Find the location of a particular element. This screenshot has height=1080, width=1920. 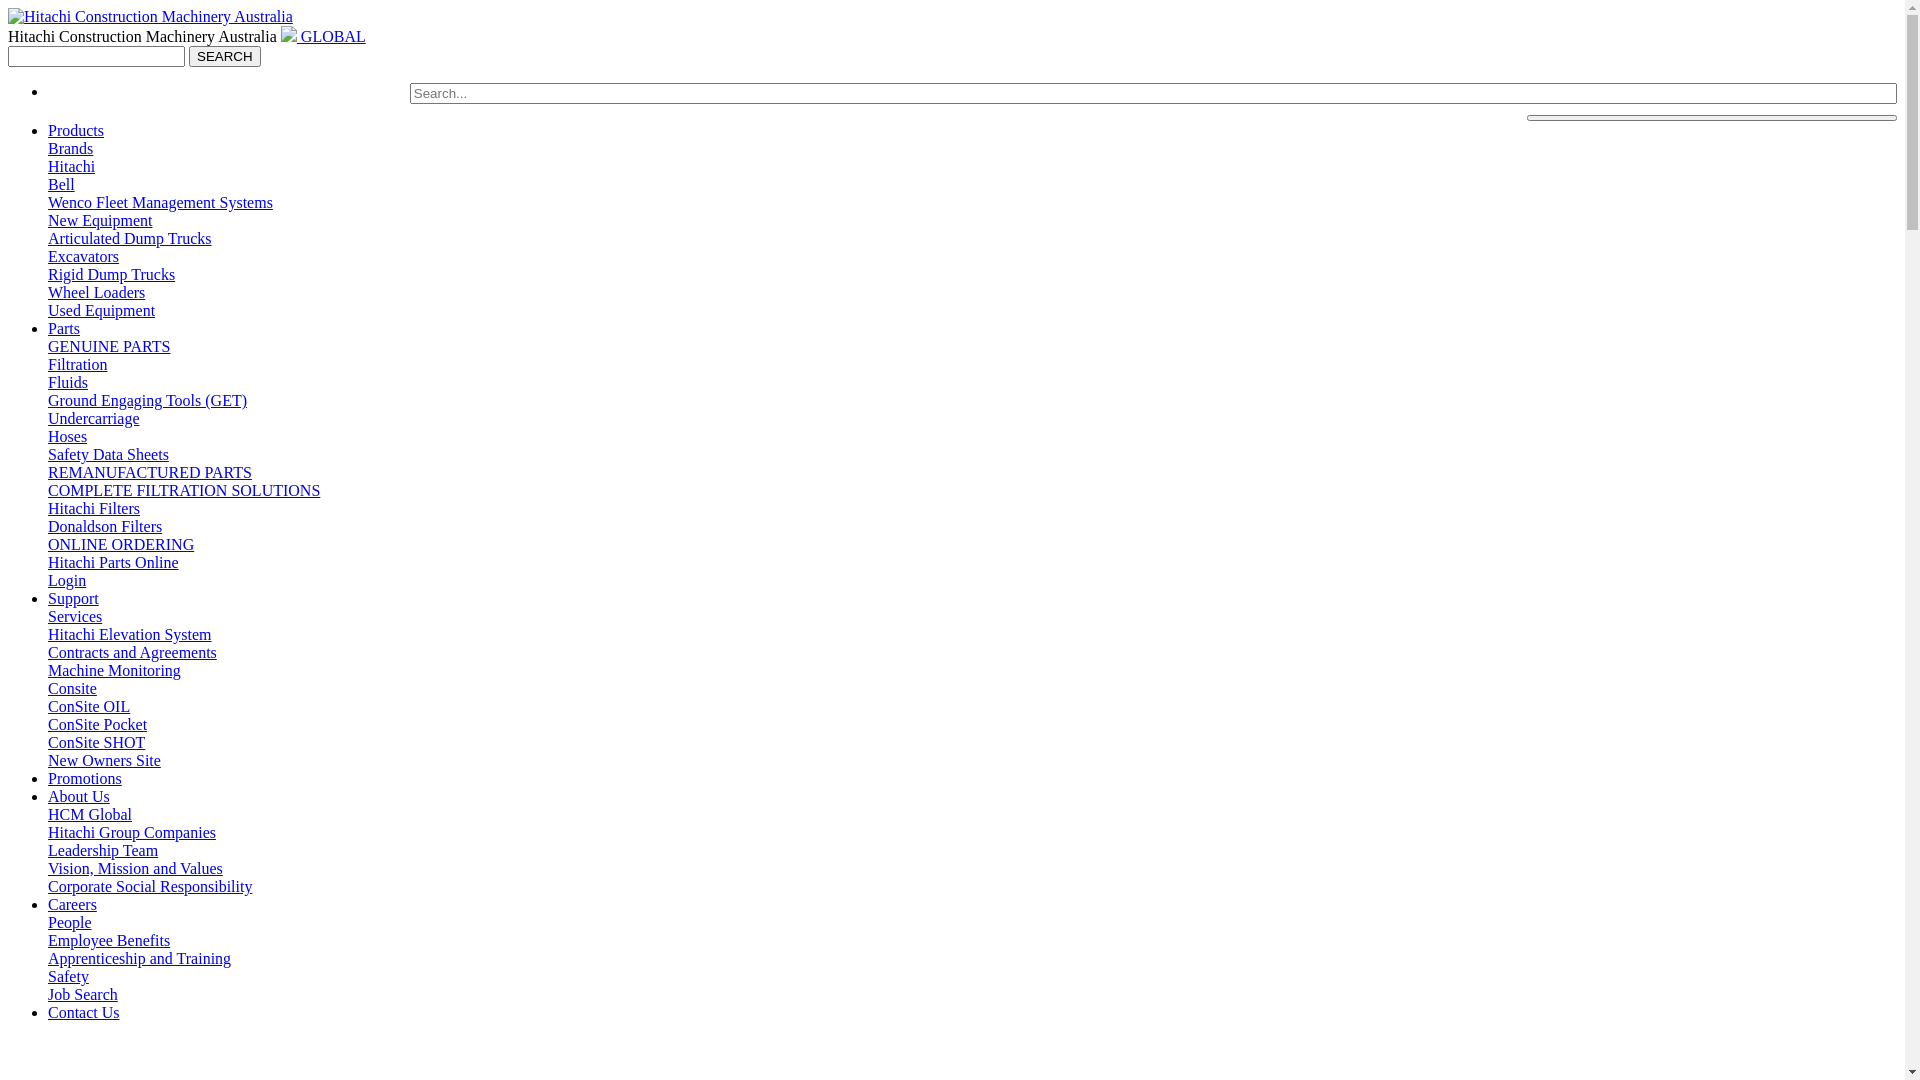

'People' is located at coordinates (48, 922).